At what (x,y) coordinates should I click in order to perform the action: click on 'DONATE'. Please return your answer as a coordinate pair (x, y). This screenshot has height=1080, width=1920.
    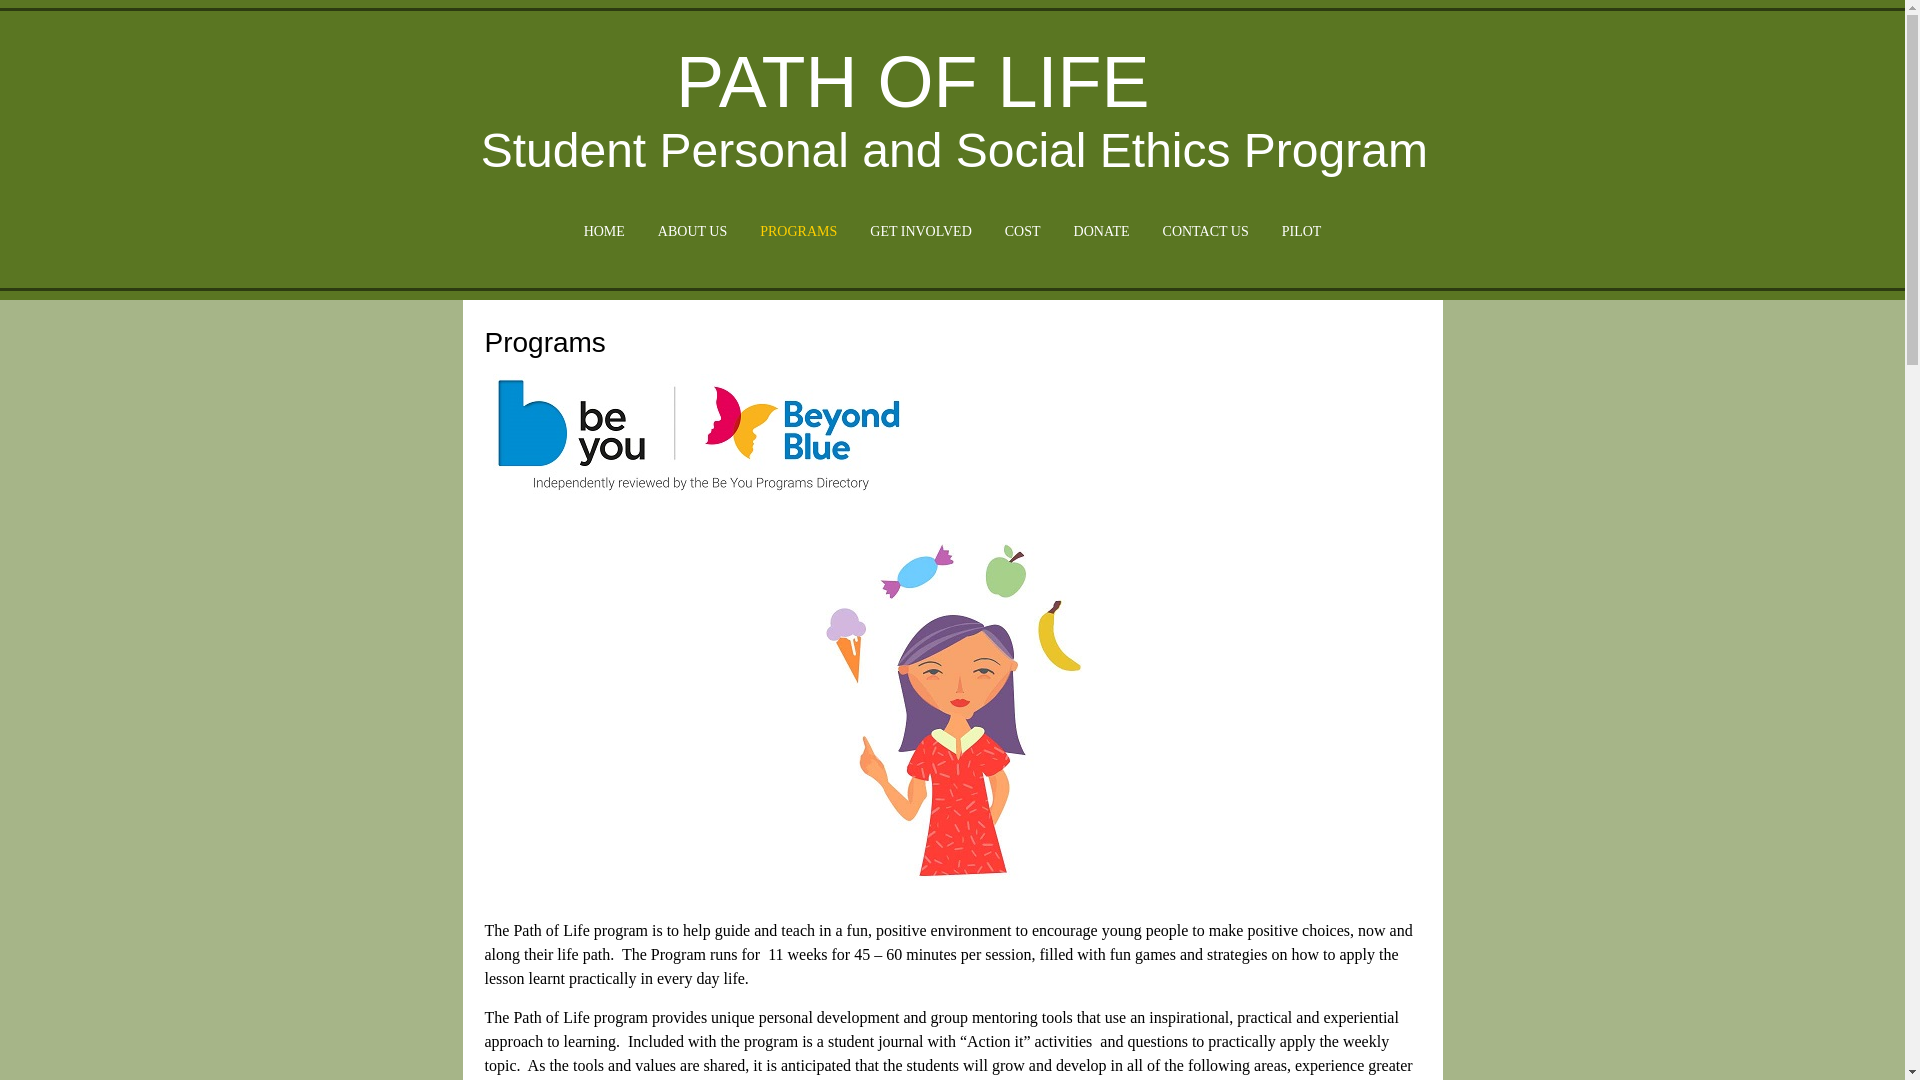
    Looking at the image, I should click on (1059, 230).